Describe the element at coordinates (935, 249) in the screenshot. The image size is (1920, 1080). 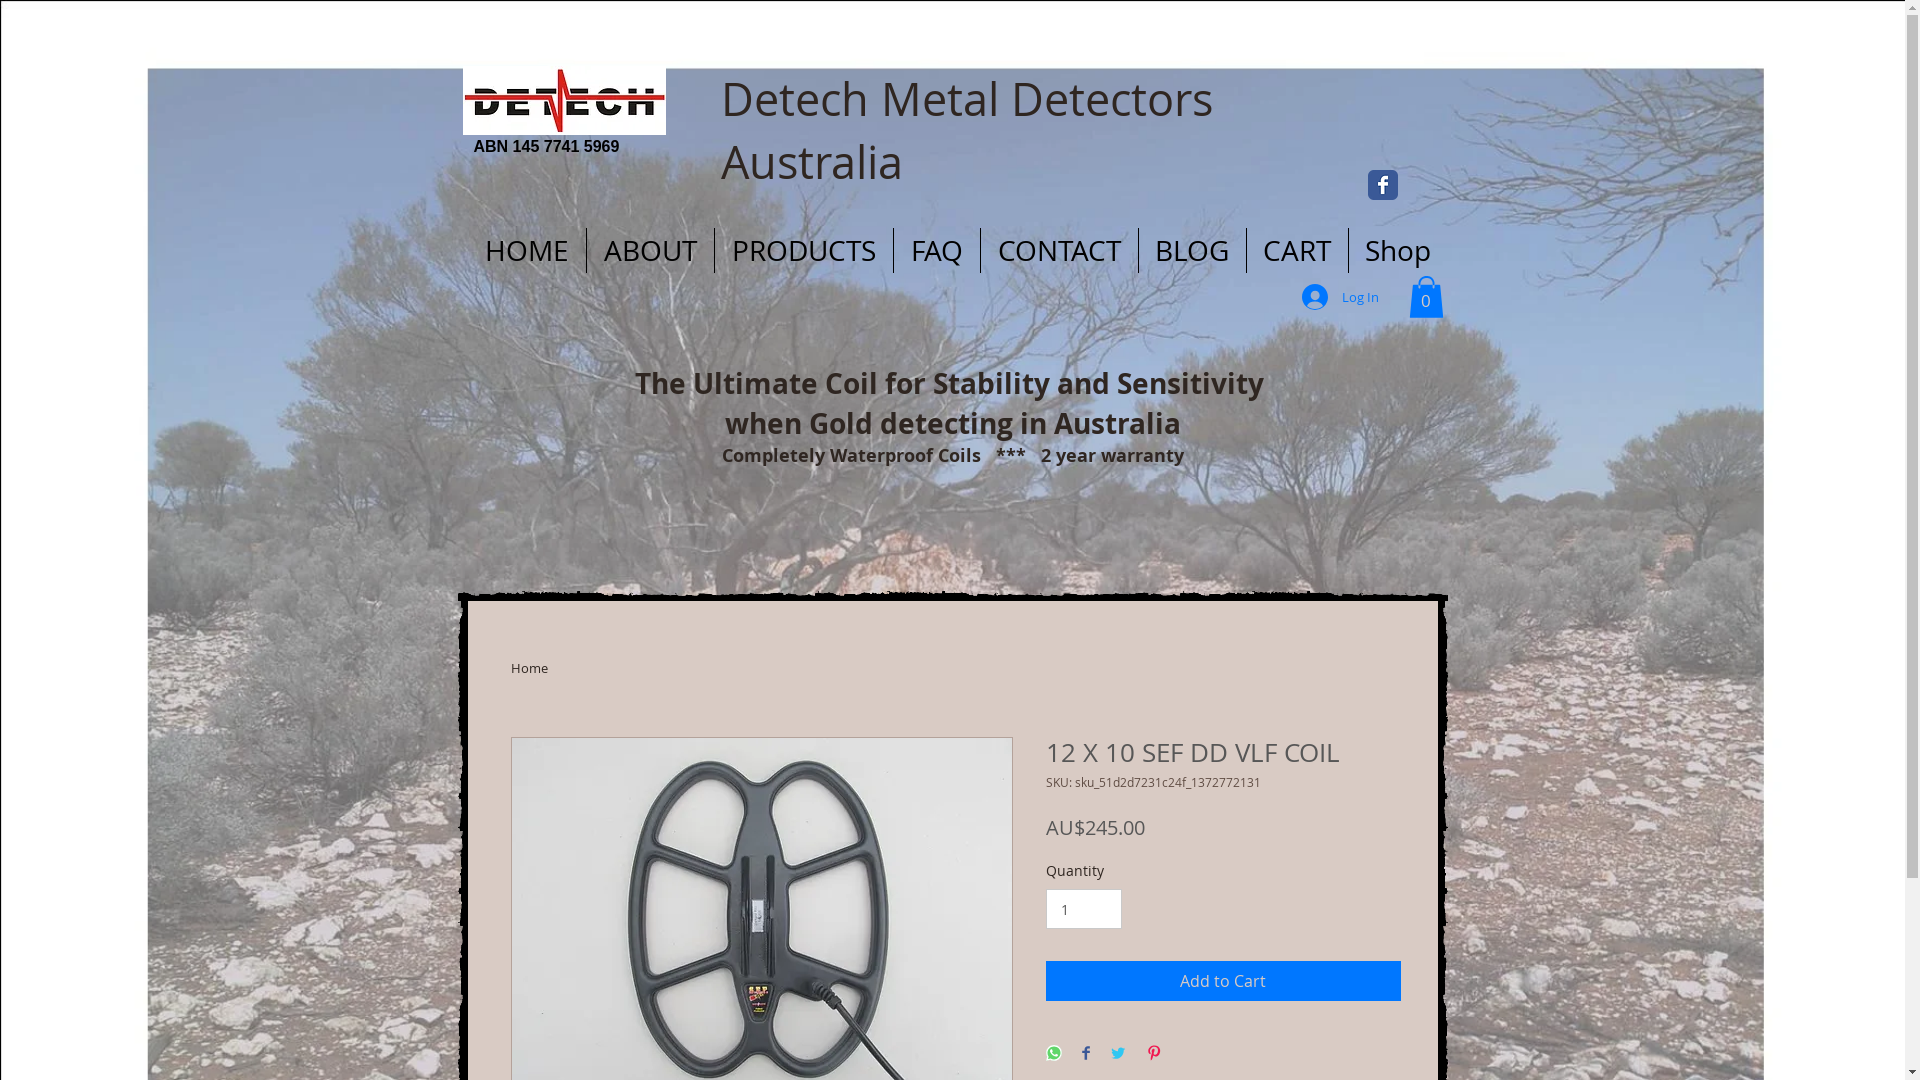
I see `'FAQ'` at that location.